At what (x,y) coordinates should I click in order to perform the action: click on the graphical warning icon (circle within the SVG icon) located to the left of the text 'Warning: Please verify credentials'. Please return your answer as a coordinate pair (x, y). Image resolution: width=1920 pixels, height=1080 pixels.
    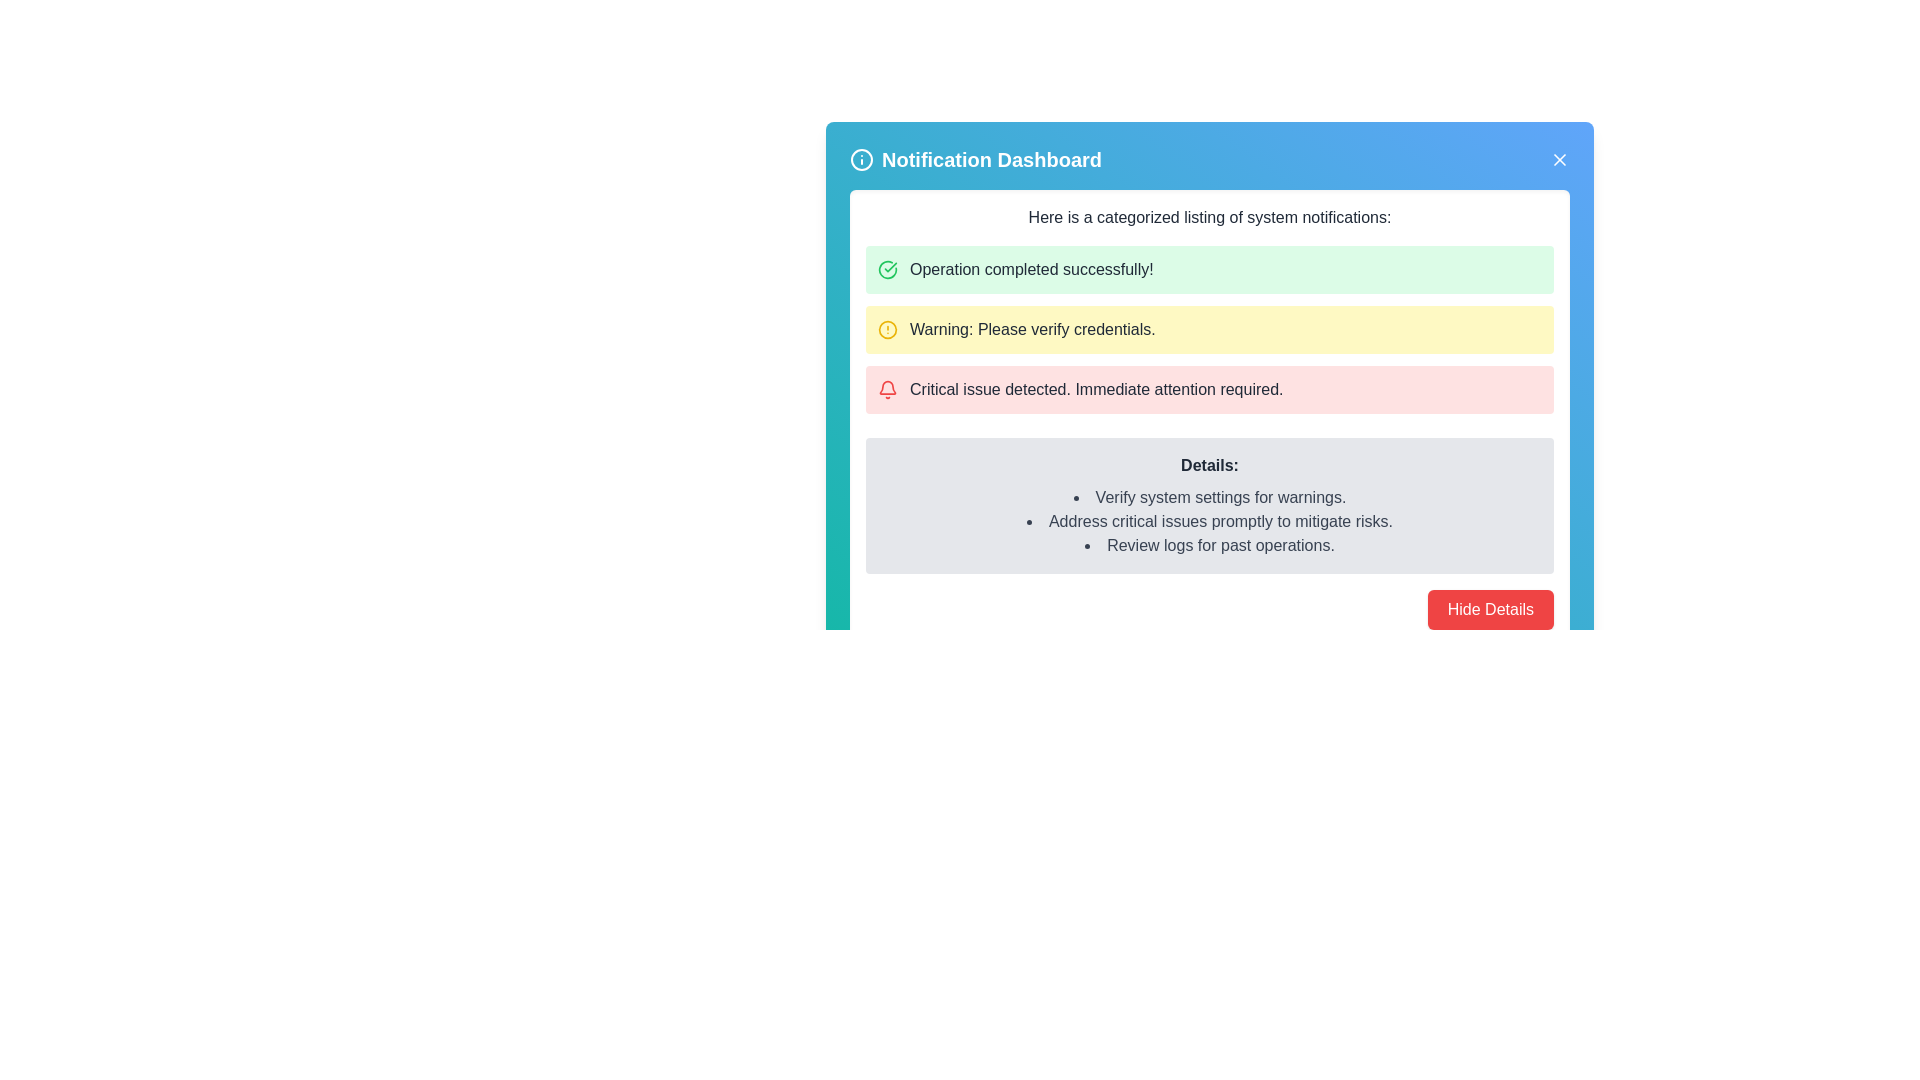
    Looking at the image, I should click on (887, 329).